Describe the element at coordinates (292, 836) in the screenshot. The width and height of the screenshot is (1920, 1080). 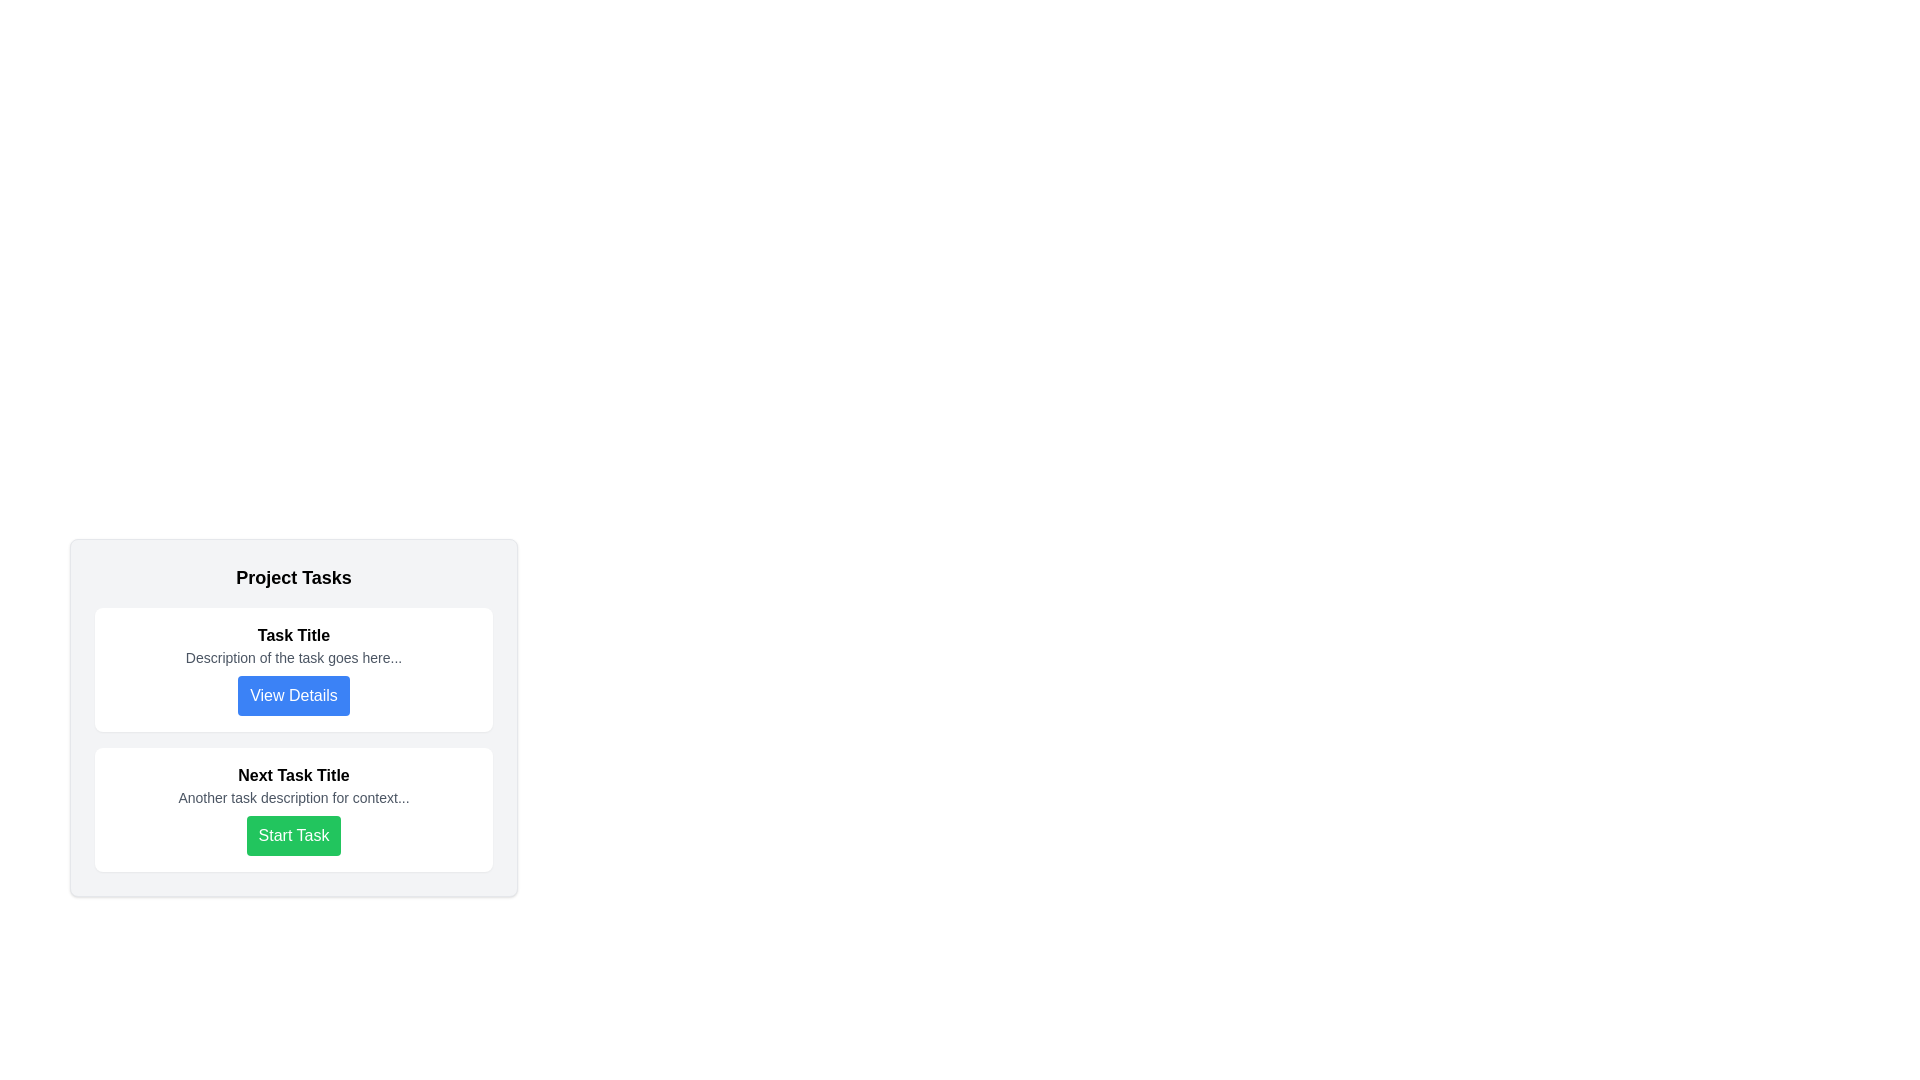
I see `the 'Start Task' button located at the bottom of the task card labeled 'Next Task Title'` at that location.